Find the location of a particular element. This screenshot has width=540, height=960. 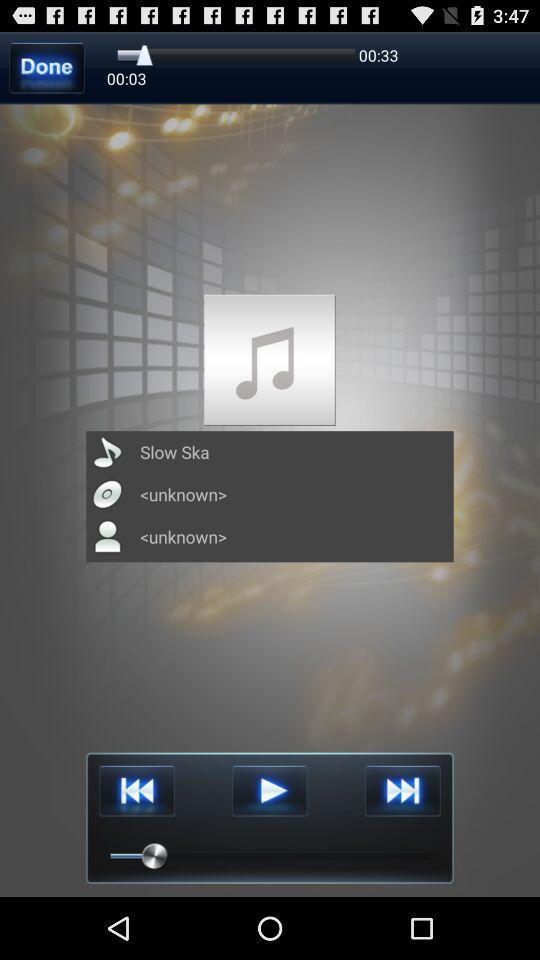

the play icon is located at coordinates (269, 845).